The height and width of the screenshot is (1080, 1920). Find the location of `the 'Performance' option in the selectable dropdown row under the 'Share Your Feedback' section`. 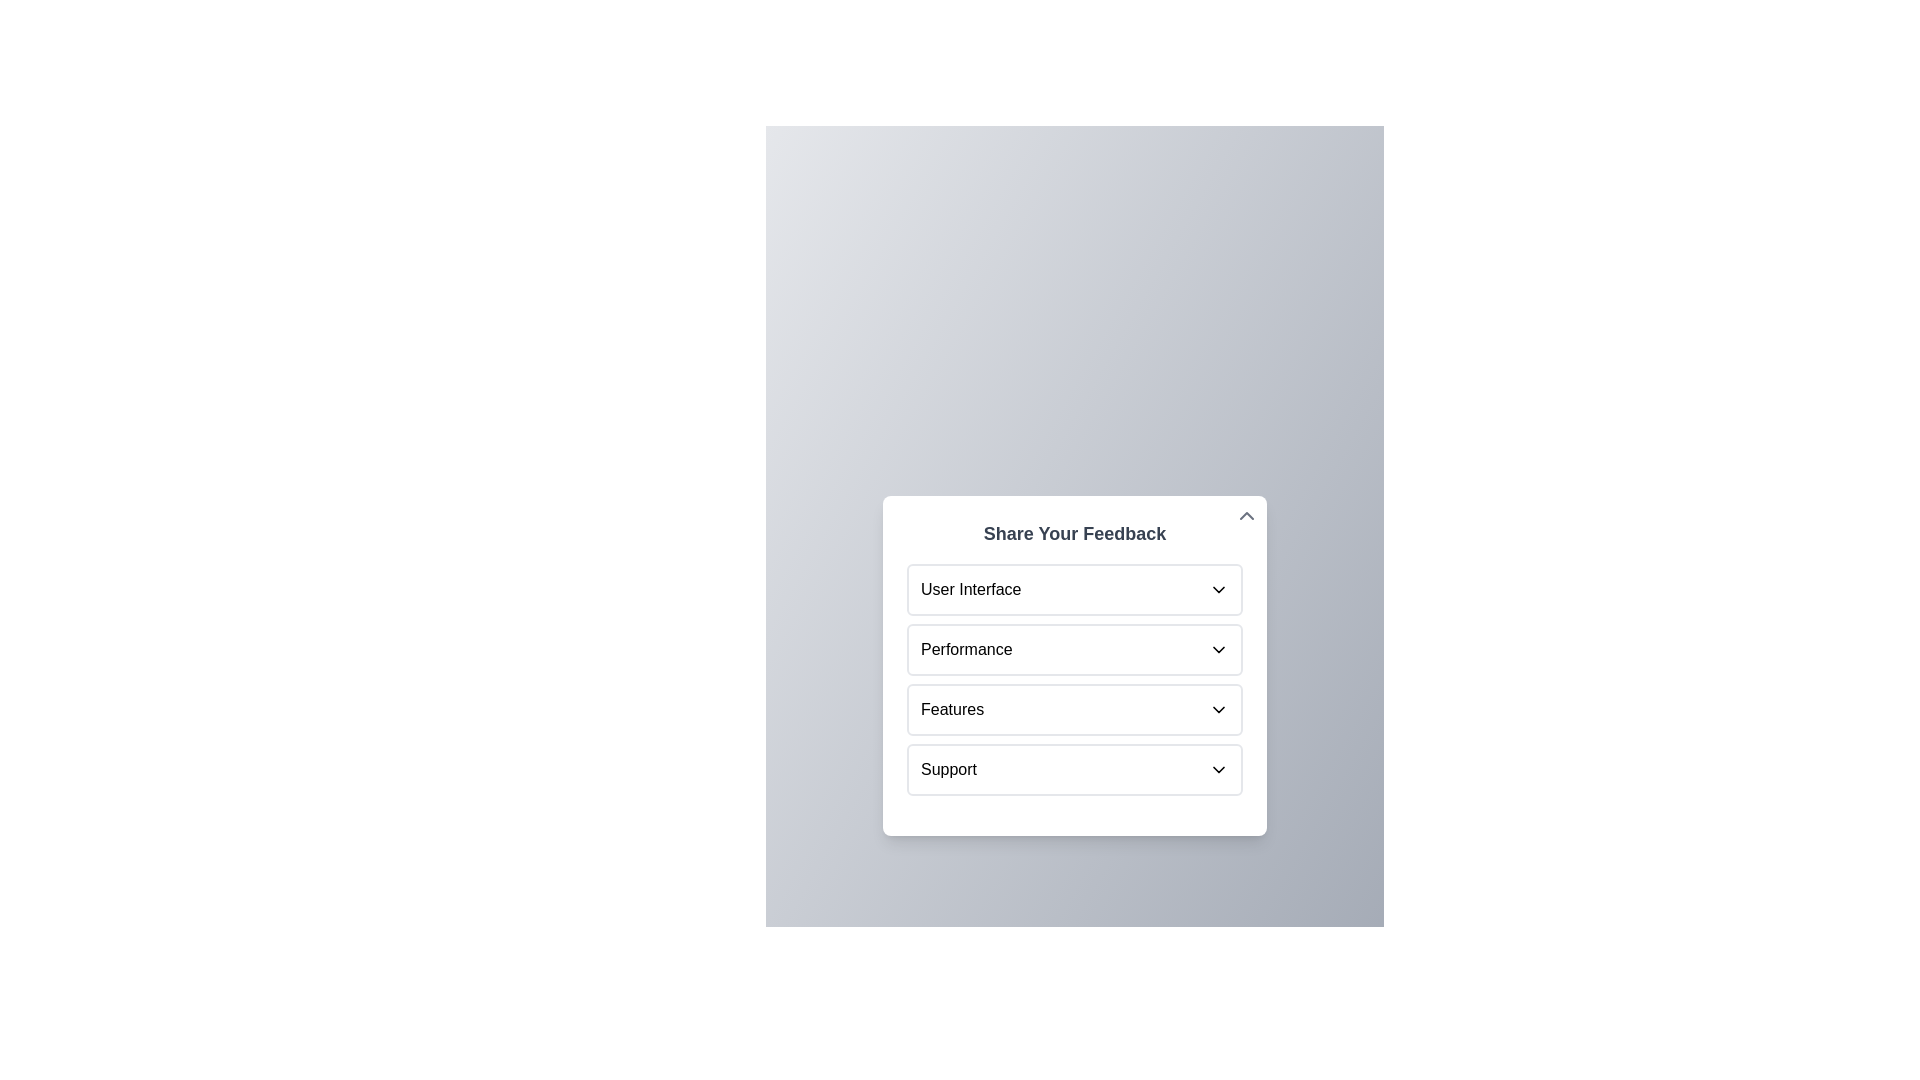

the 'Performance' option in the selectable dropdown row under the 'Share Your Feedback' section is located at coordinates (1074, 650).